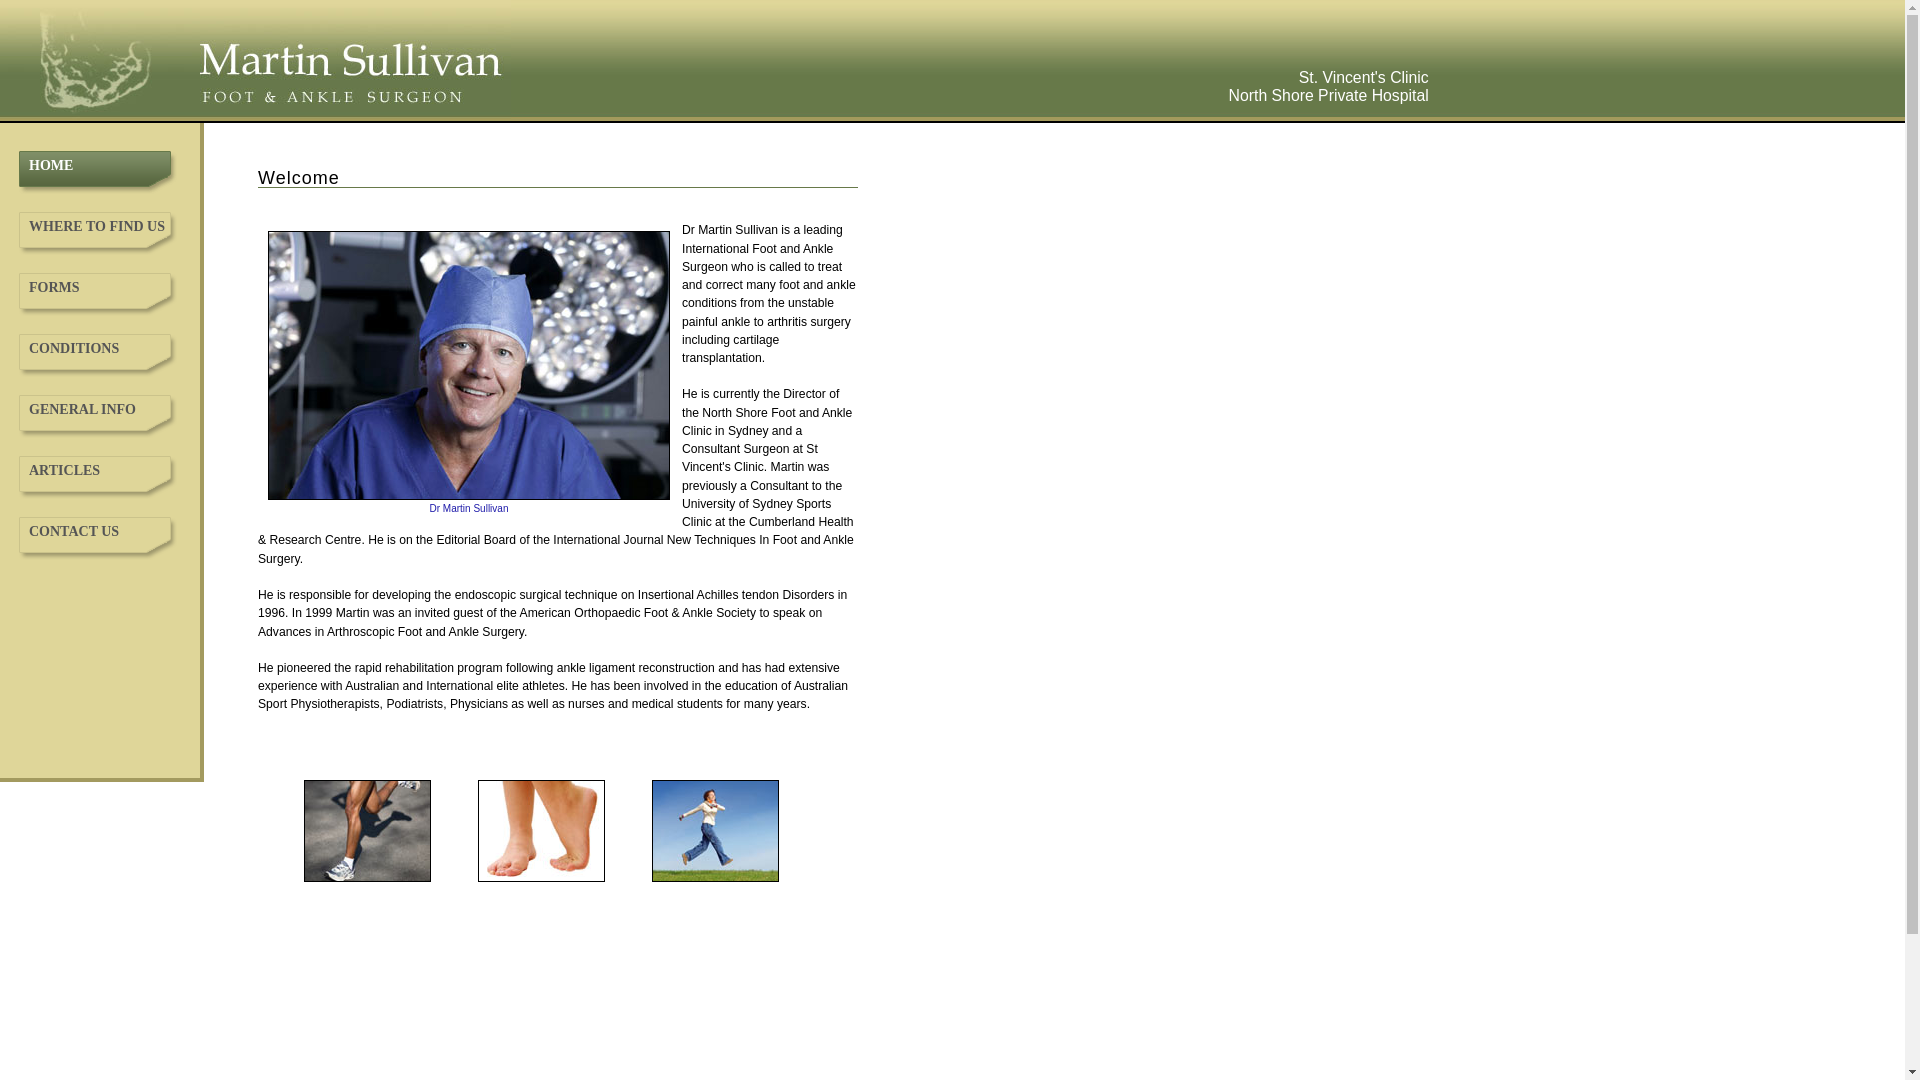  Describe the element at coordinates (97, 161) in the screenshot. I see `'HOME'` at that location.